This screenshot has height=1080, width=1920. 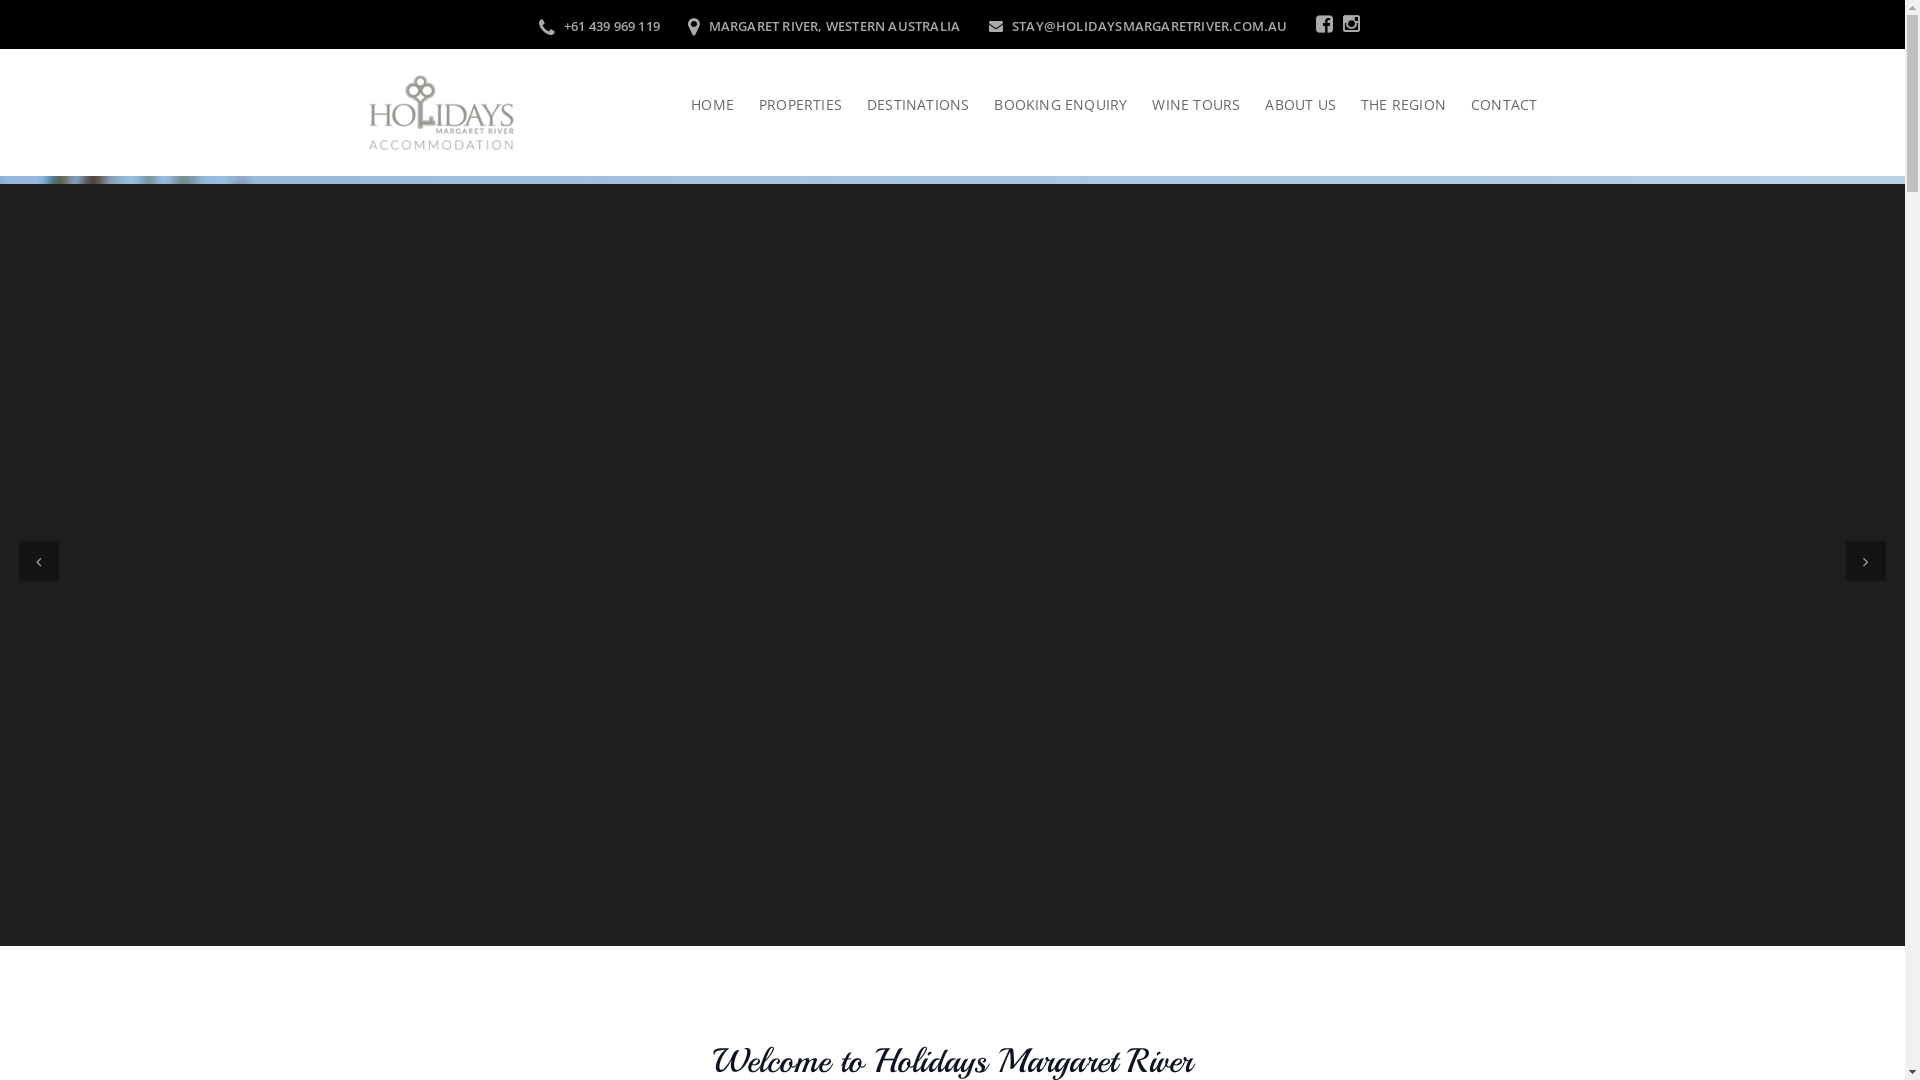 What do you see at coordinates (786, 104) in the screenshot?
I see `'PROPERTIES'` at bounding box center [786, 104].